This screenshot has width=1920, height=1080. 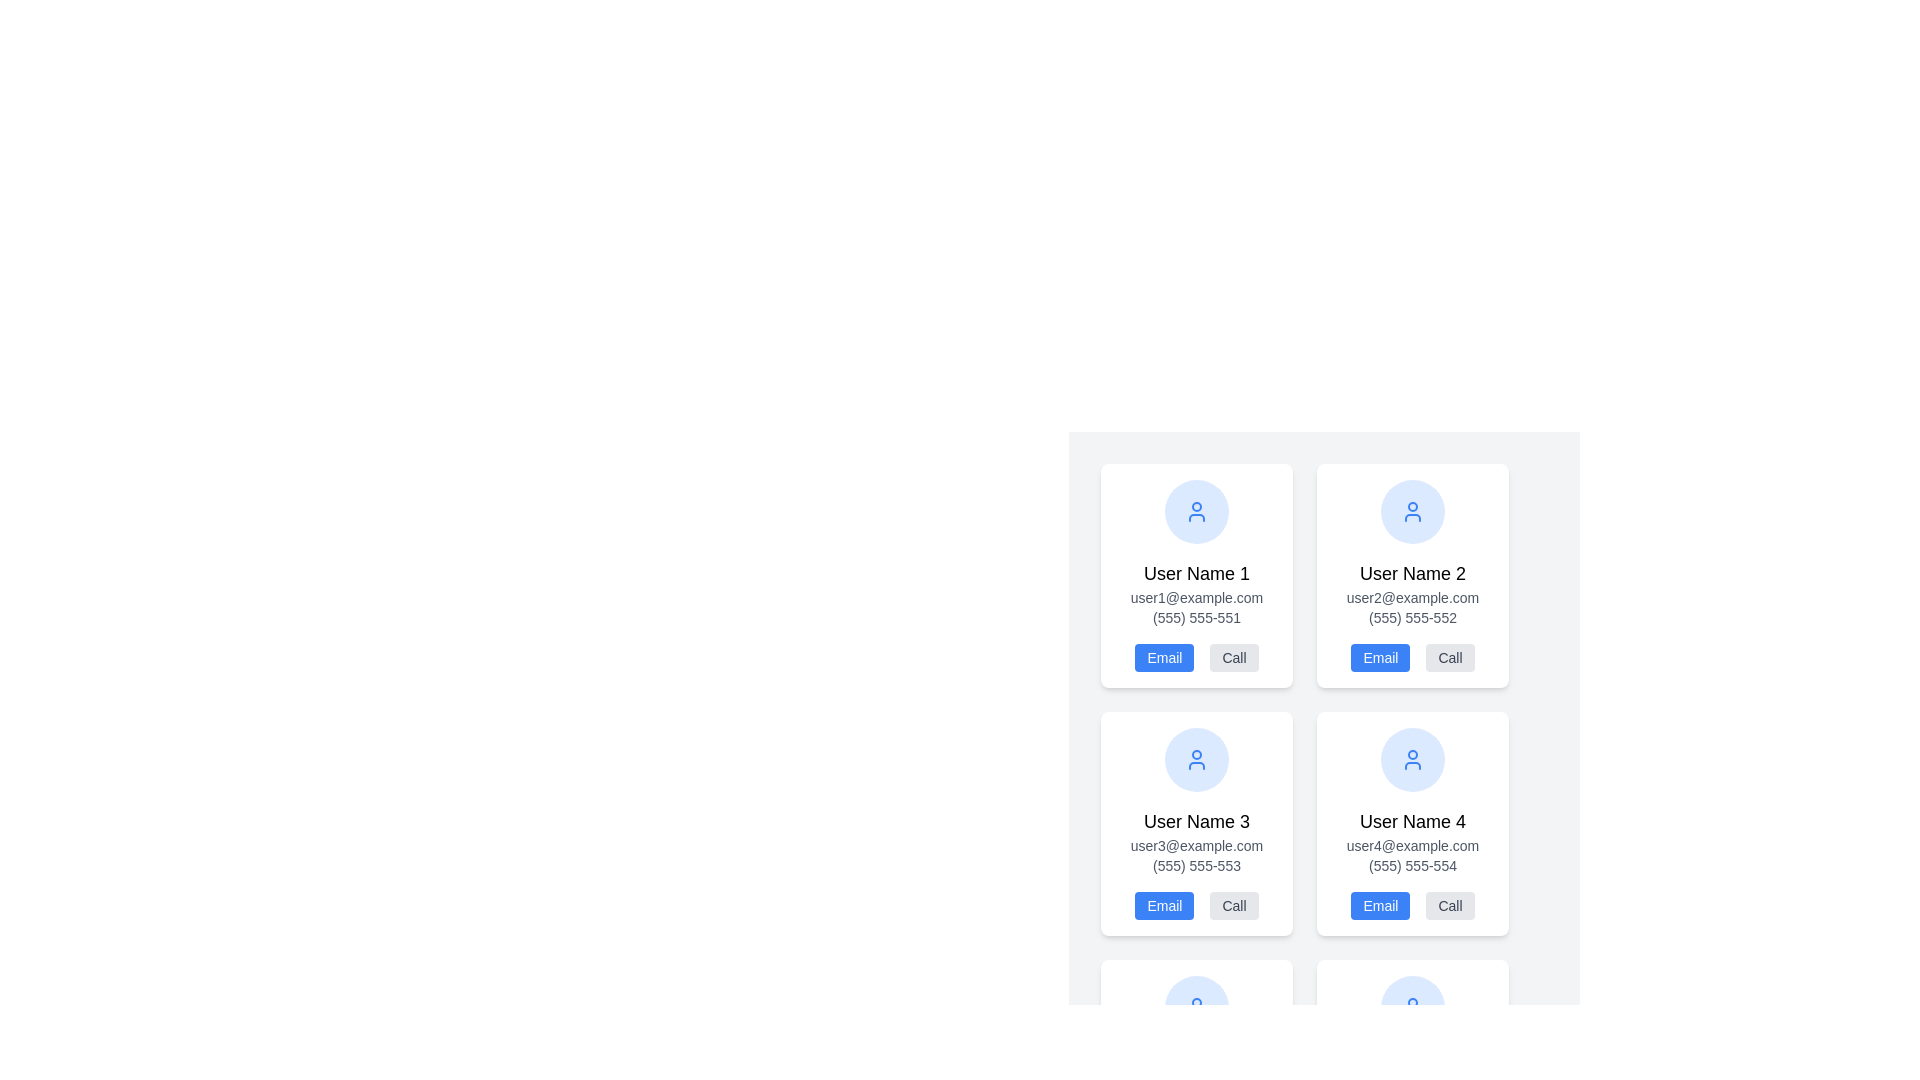 What do you see at coordinates (1379, 658) in the screenshot?
I see `the blue rectangular button labeled 'Email' with rounded corners, located at the bottom section of the contact information card for 'User Name 2'` at bounding box center [1379, 658].